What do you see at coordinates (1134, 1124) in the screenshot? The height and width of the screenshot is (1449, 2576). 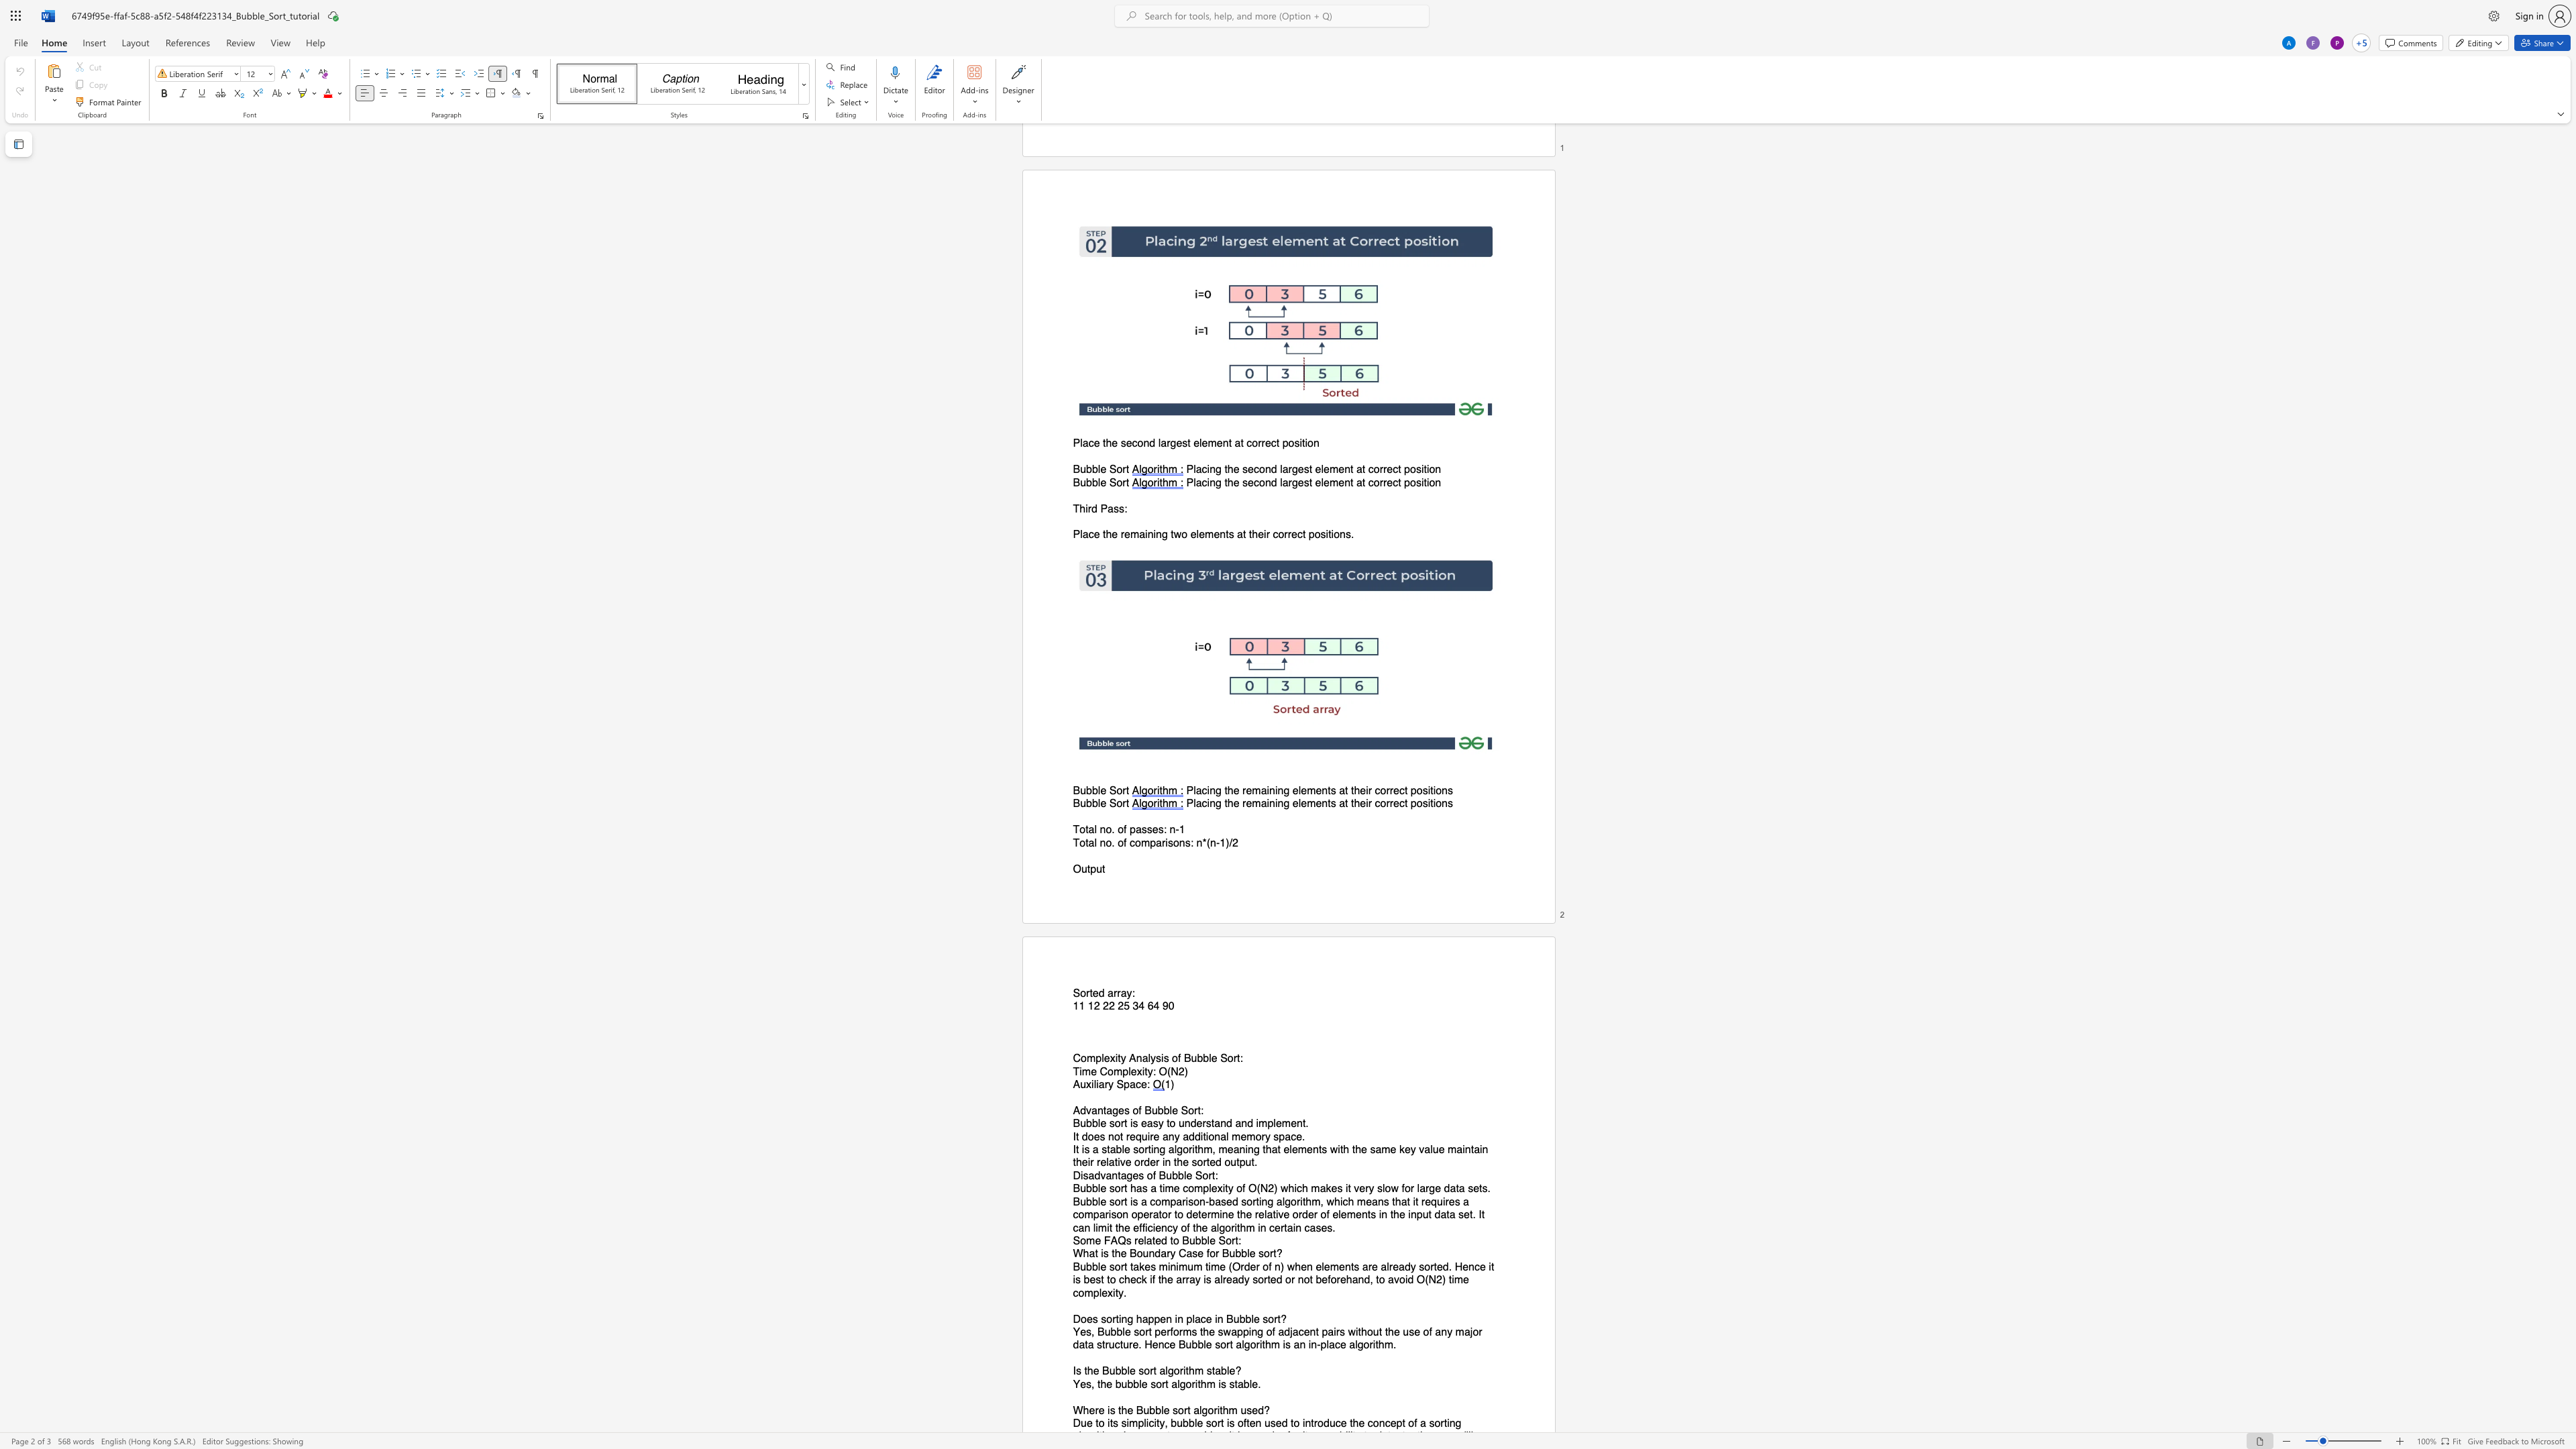 I see `the 2th character "s" in the text` at bounding box center [1134, 1124].